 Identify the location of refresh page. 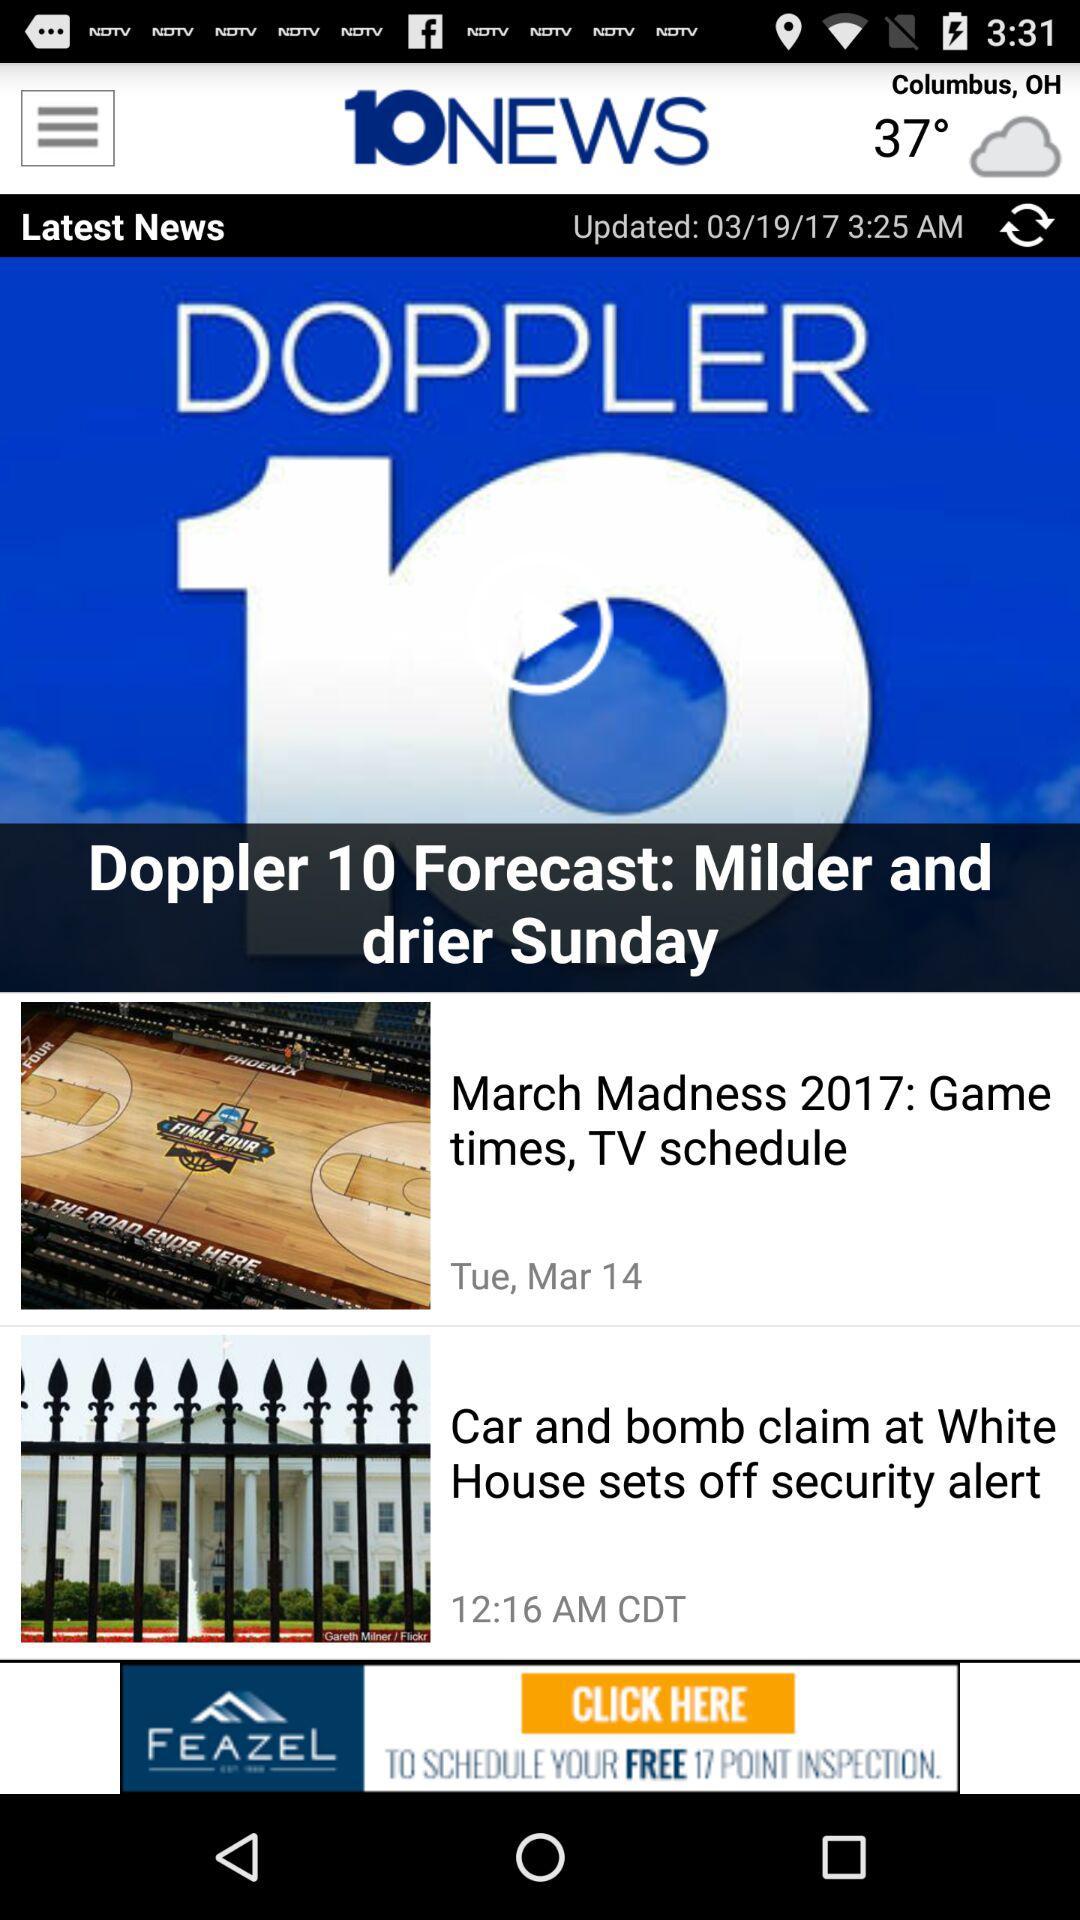
(1027, 225).